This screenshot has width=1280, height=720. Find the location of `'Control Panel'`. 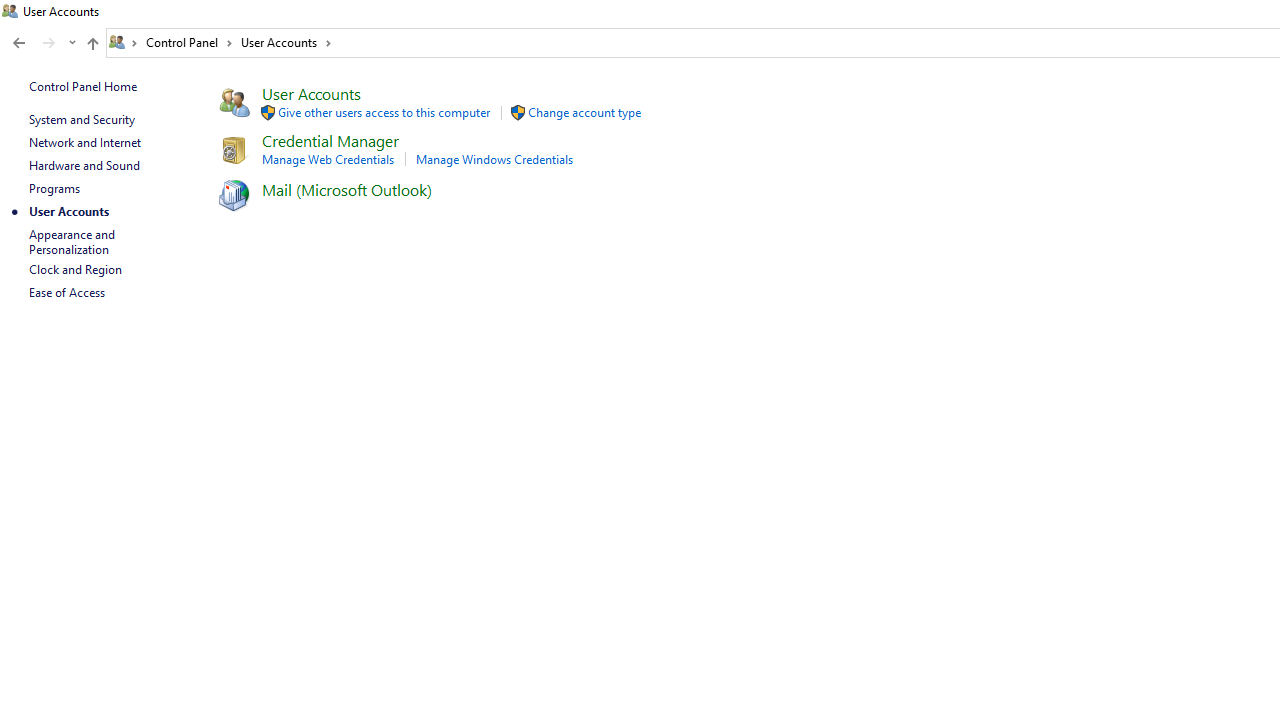

'Control Panel' is located at coordinates (189, 42).